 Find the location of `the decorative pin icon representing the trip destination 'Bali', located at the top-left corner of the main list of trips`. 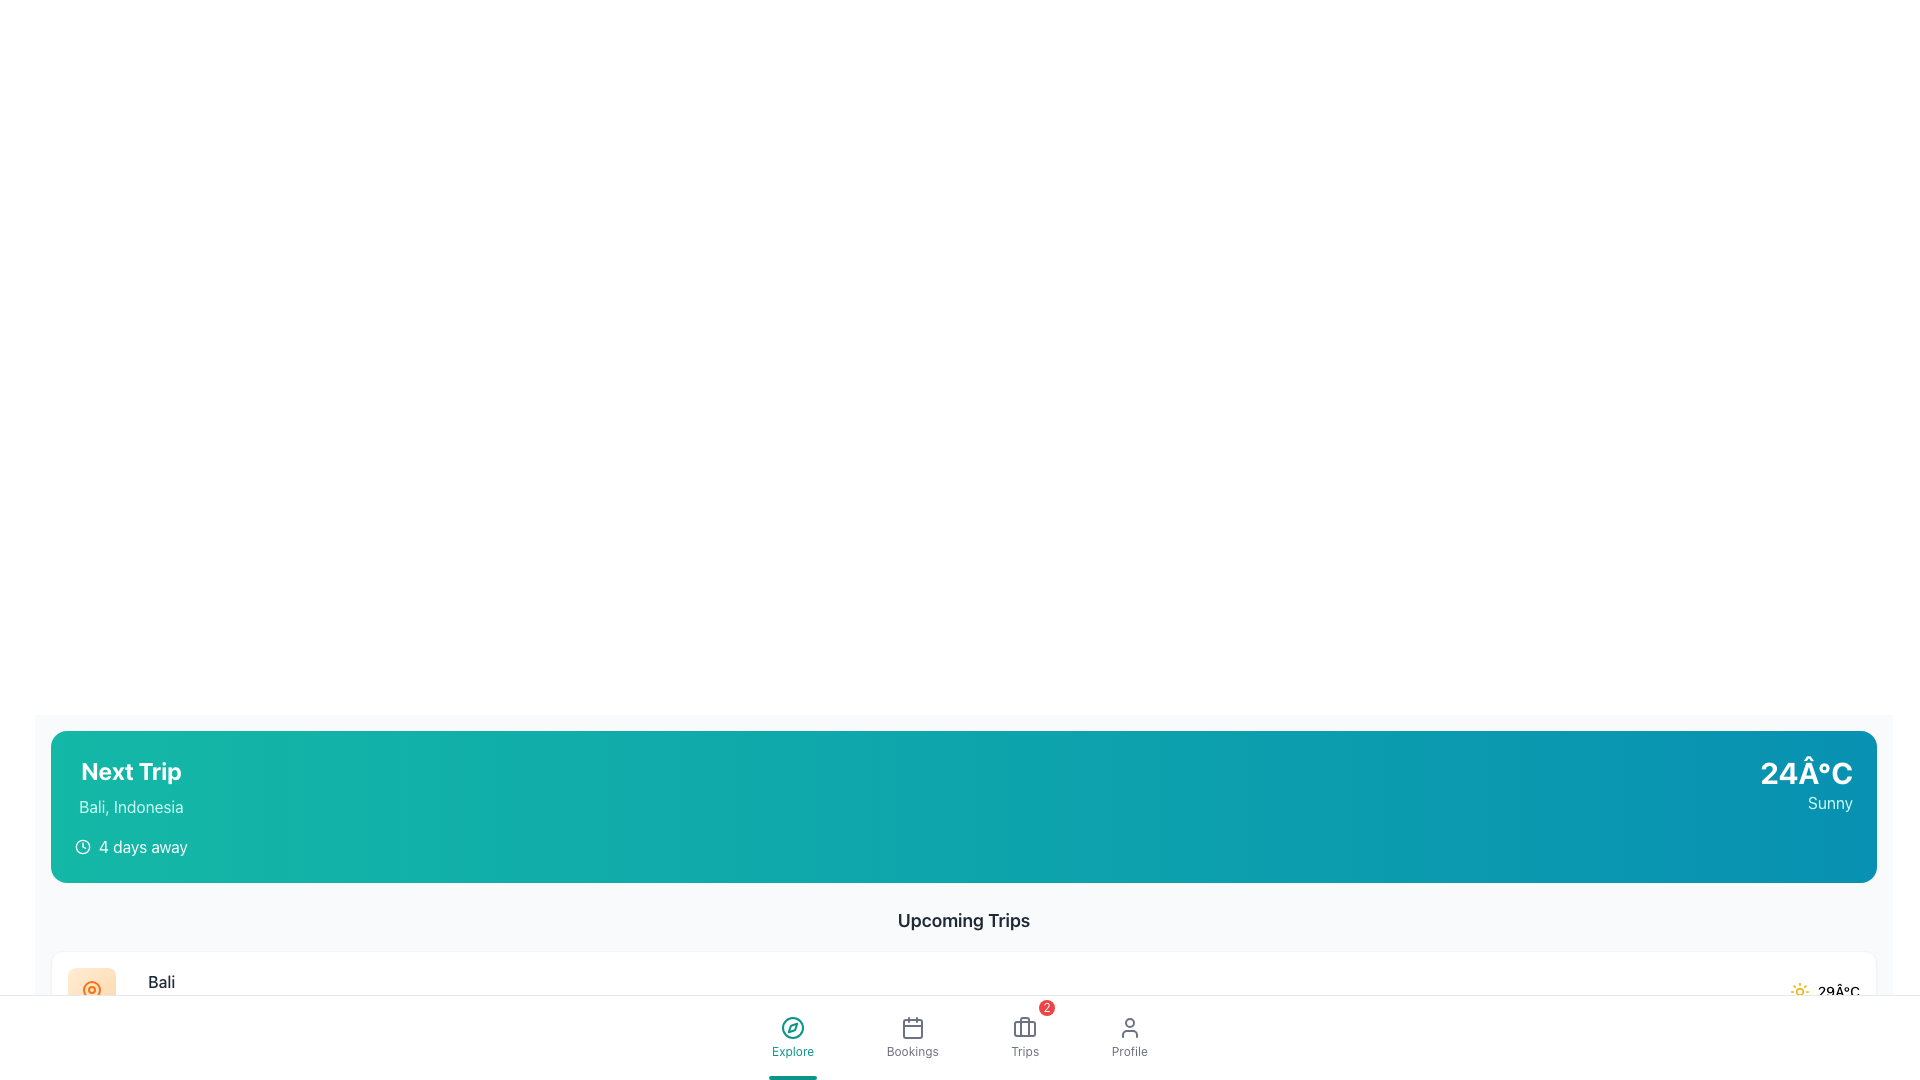

the decorative pin icon representing the trip destination 'Bali', located at the top-left corner of the main list of trips is located at coordinates (90, 991).